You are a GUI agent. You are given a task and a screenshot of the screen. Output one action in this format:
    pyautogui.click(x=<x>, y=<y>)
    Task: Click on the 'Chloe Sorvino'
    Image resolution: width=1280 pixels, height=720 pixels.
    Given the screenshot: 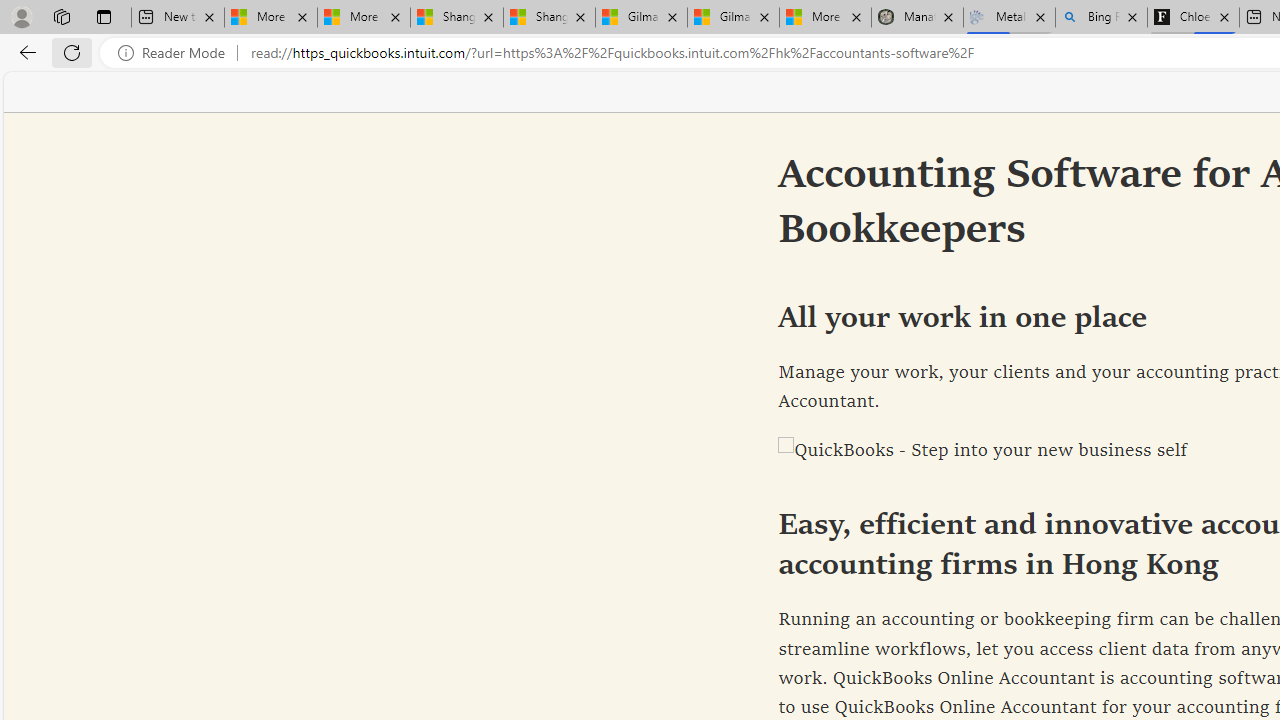 What is the action you would take?
    pyautogui.click(x=1193, y=17)
    